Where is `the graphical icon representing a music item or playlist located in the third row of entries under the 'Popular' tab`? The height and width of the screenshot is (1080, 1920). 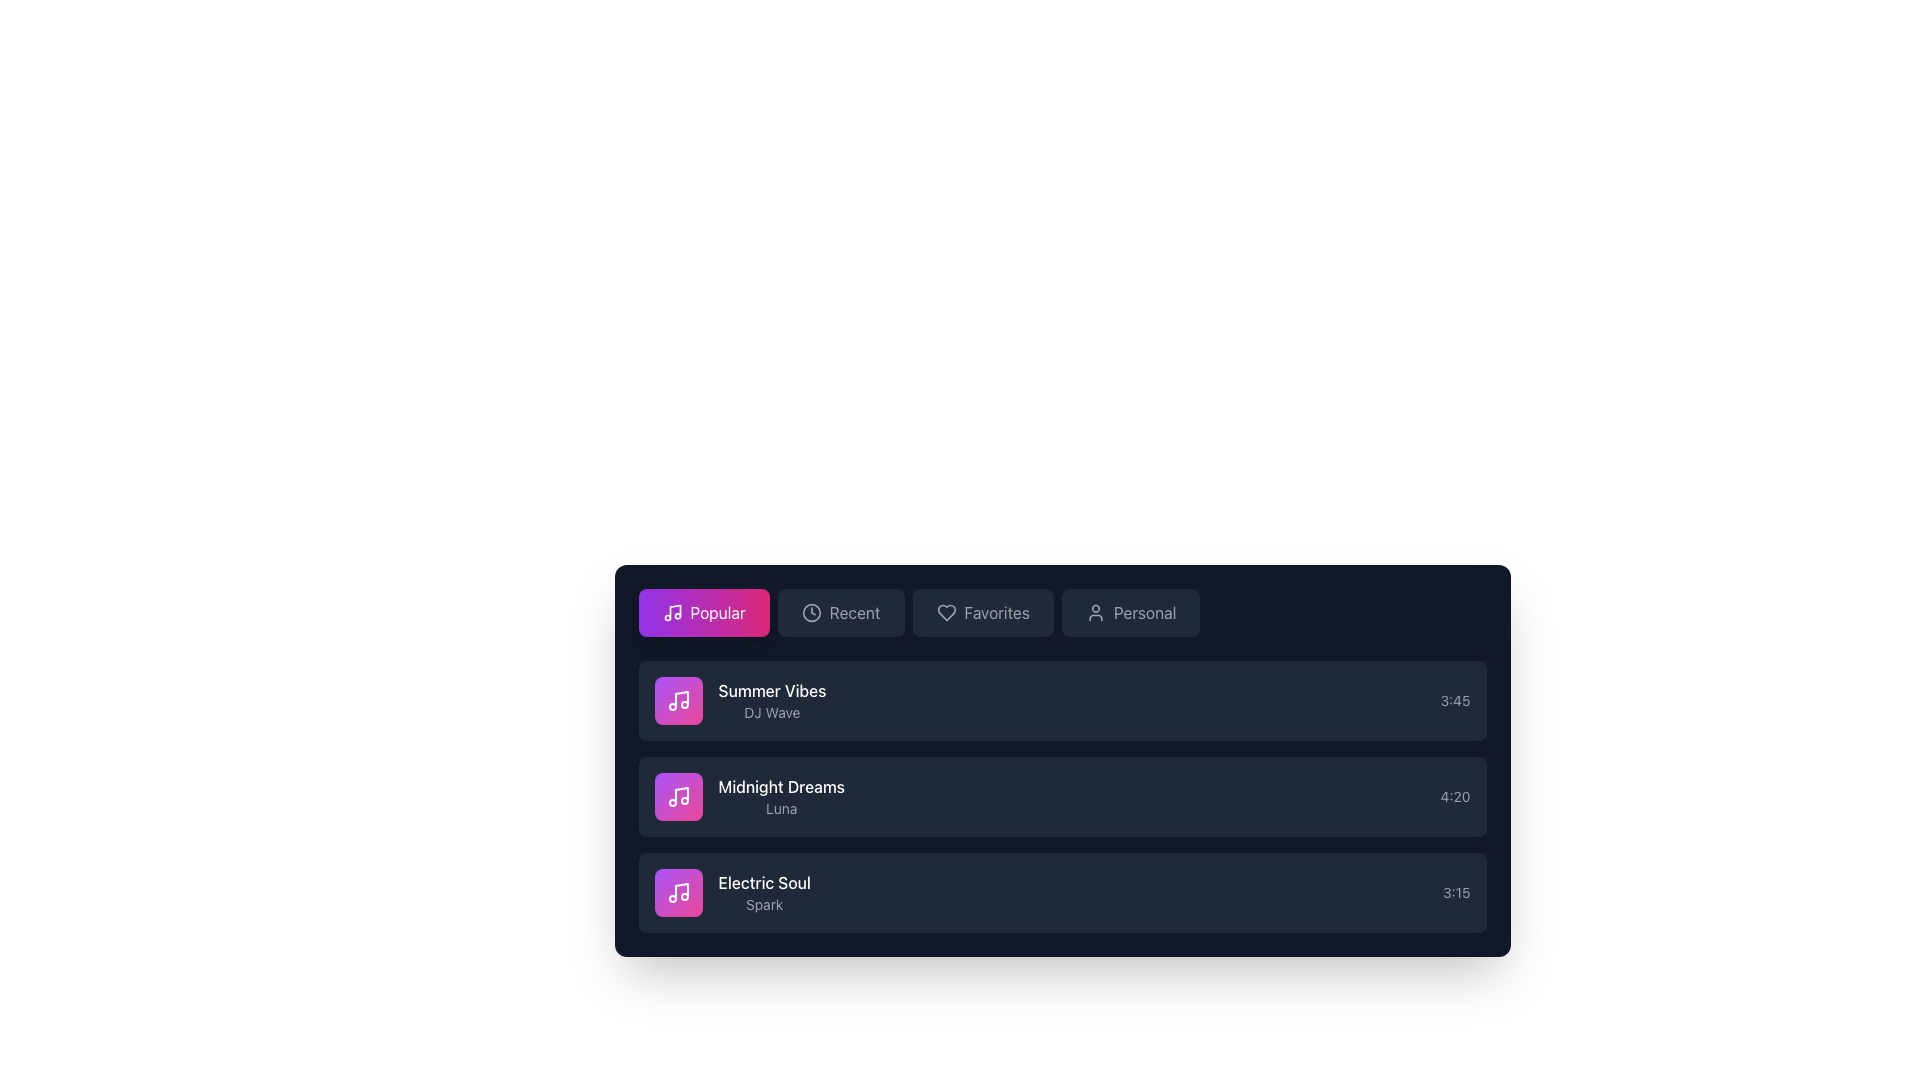 the graphical icon representing a music item or playlist located in the third row of entries under the 'Popular' tab is located at coordinates (678, 892).